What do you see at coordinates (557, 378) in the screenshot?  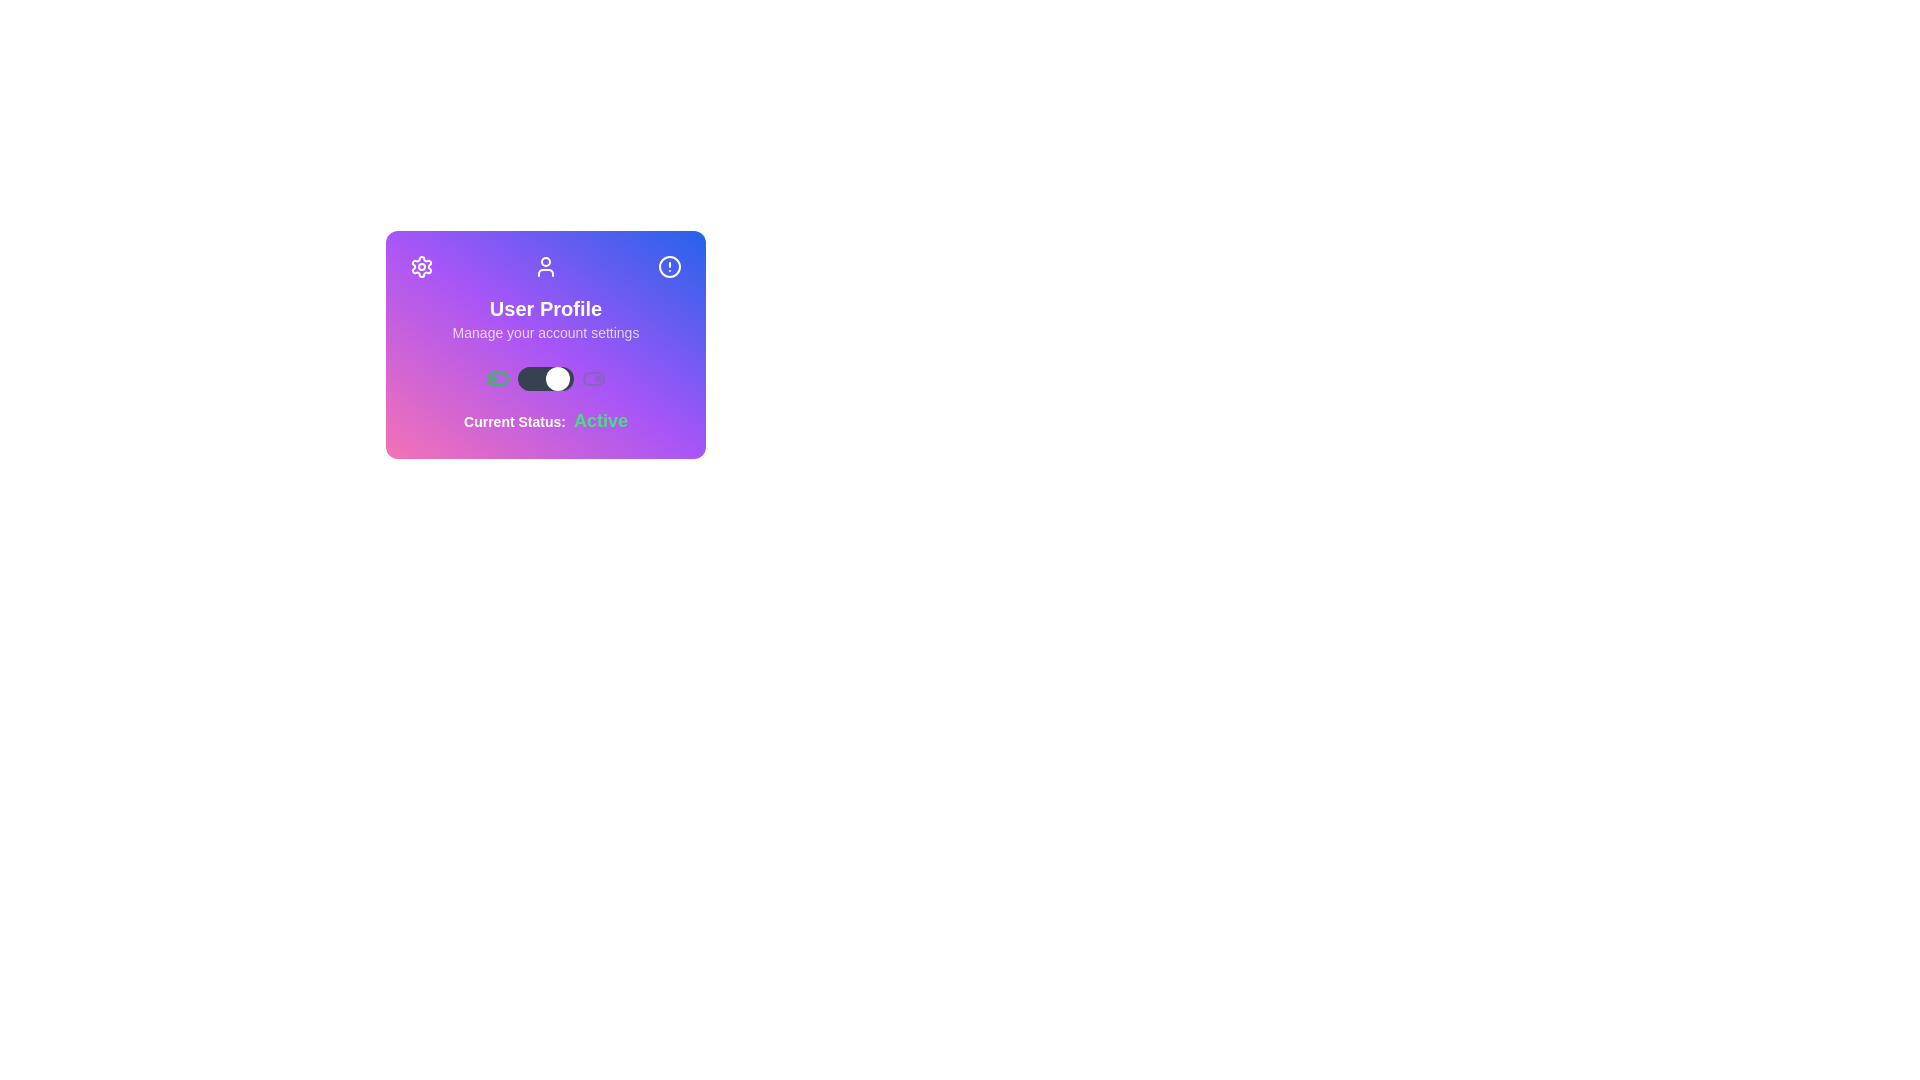 I see `the toggle handle located at the right edge of the settings card to change its state` at bounding box center [557, 378].